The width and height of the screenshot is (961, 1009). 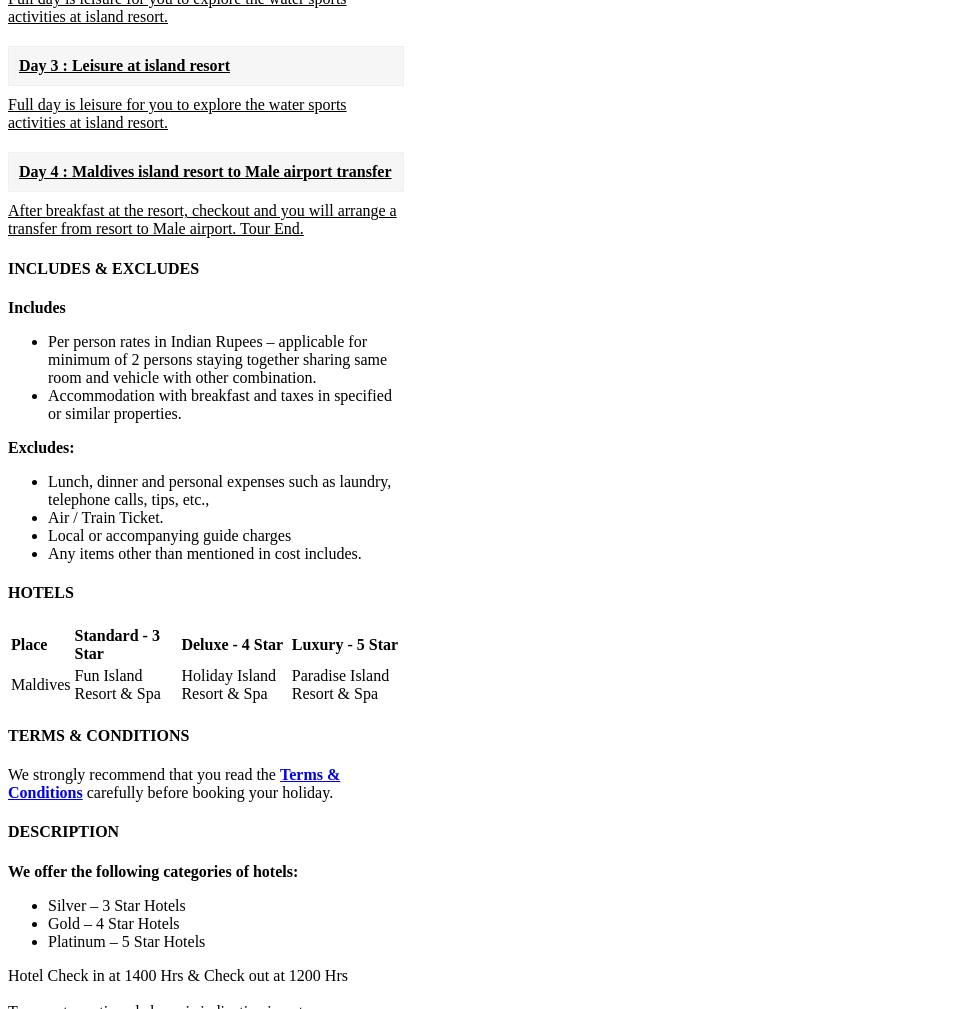 I want to click on 'DESCRIPTION', so click(x=63, y=831).